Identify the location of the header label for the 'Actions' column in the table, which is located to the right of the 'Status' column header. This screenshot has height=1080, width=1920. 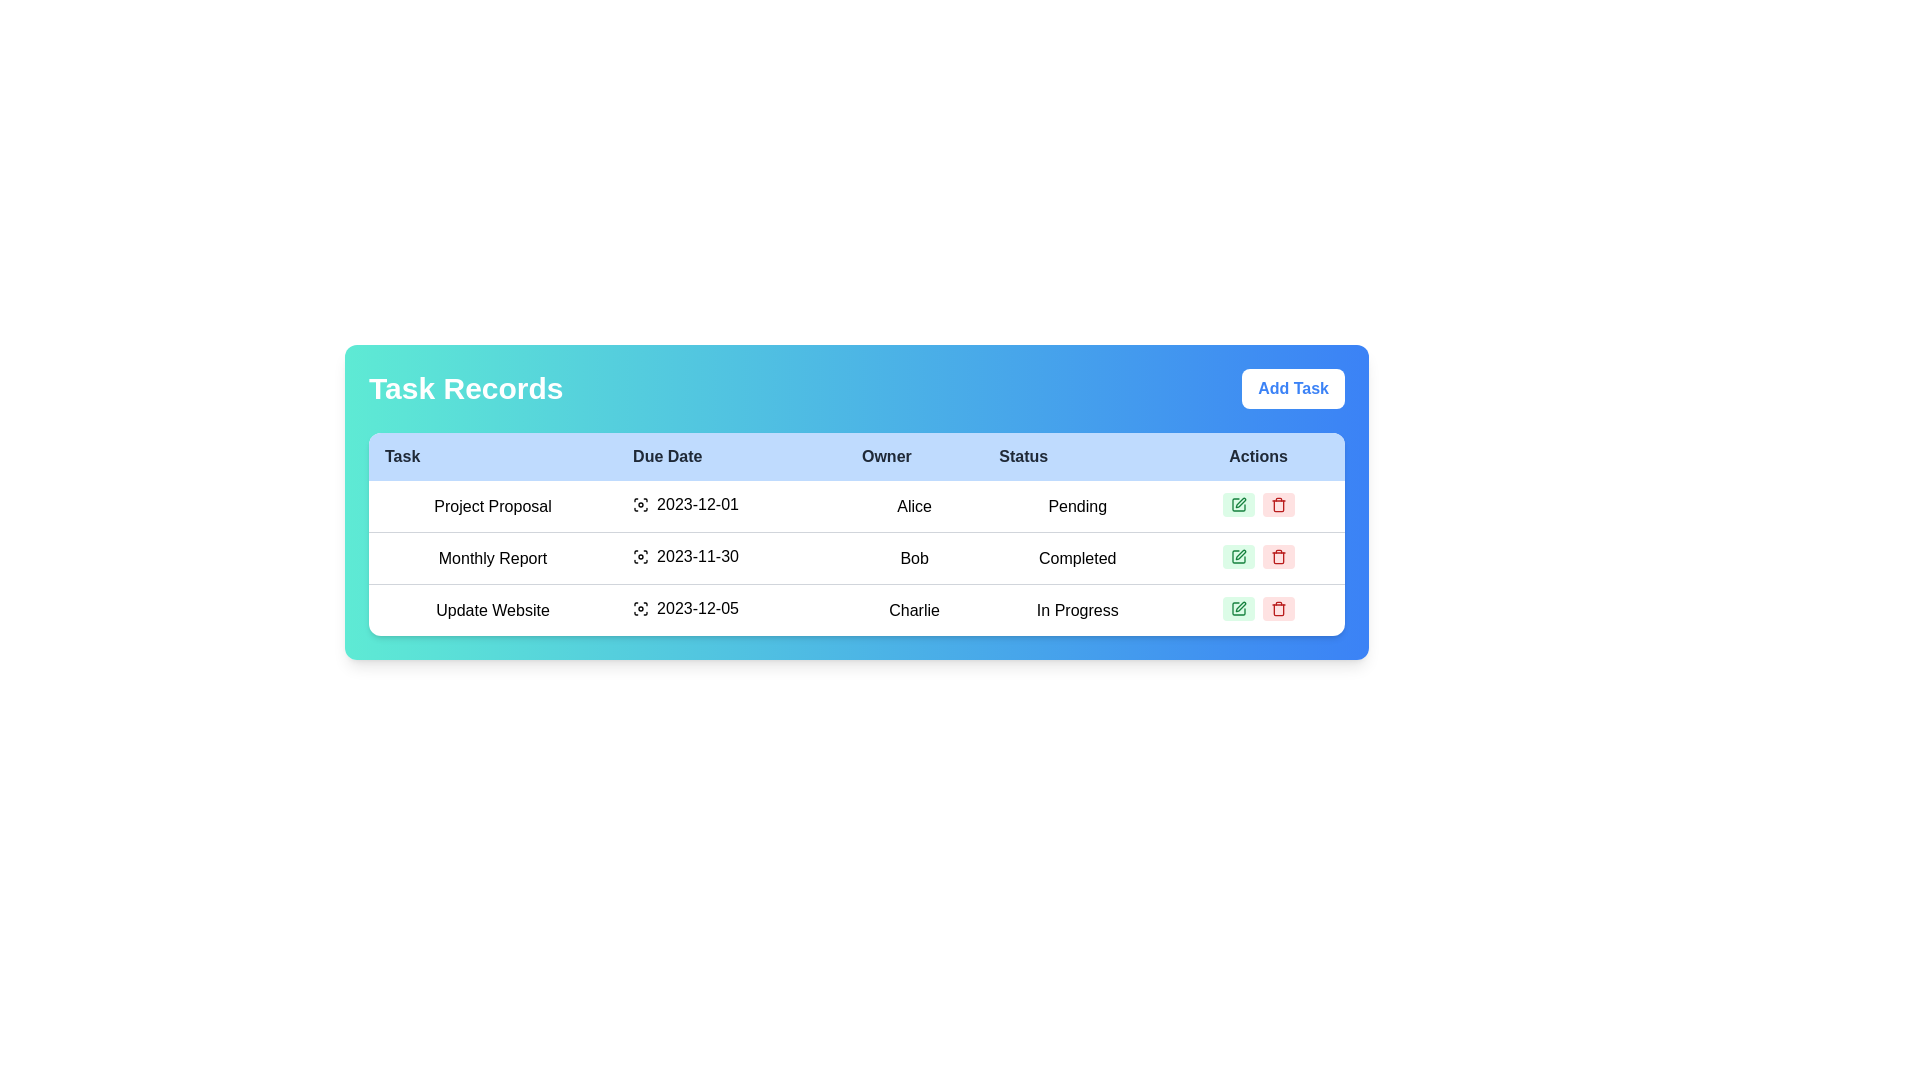
(1257, 456).